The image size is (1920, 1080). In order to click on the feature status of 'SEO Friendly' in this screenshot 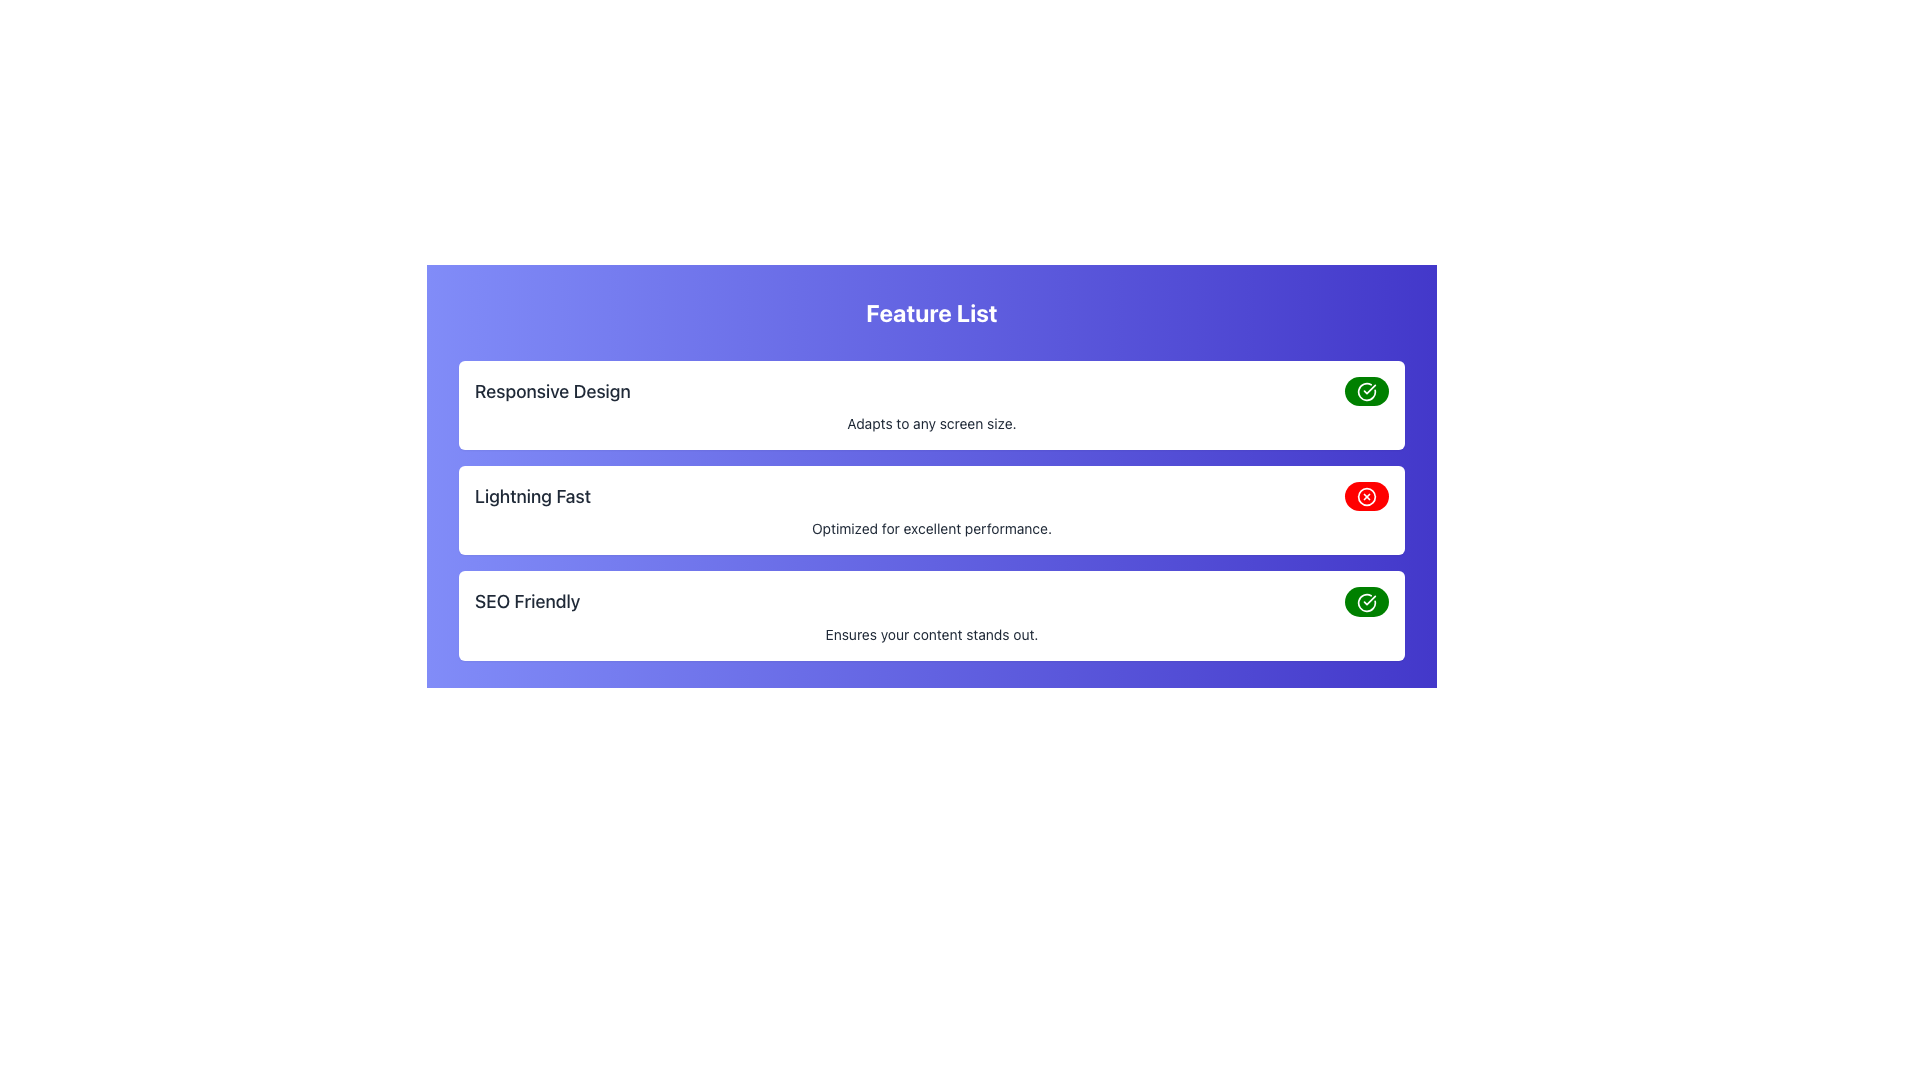, I will do `click(930, 600)`.